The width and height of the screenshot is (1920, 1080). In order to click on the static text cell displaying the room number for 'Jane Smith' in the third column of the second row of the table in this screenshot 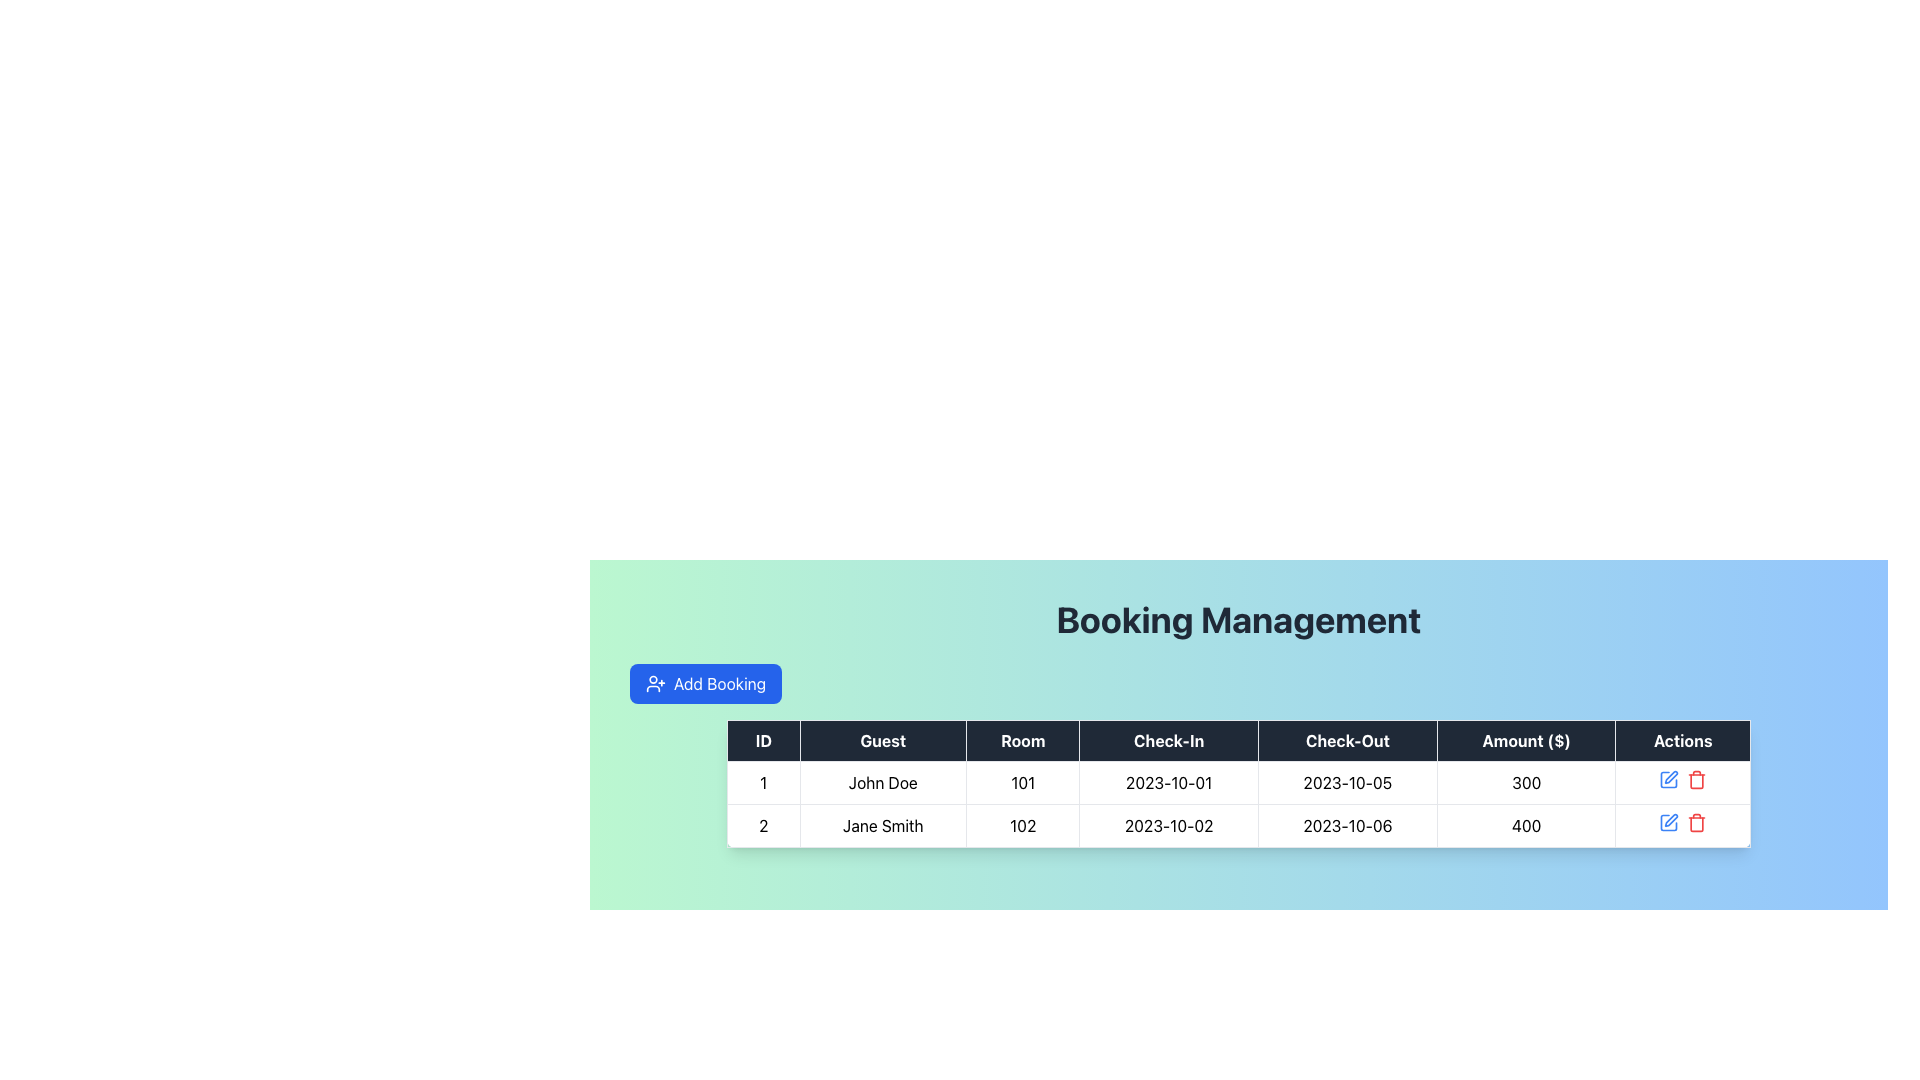, I will do `click(1023, 825)`.